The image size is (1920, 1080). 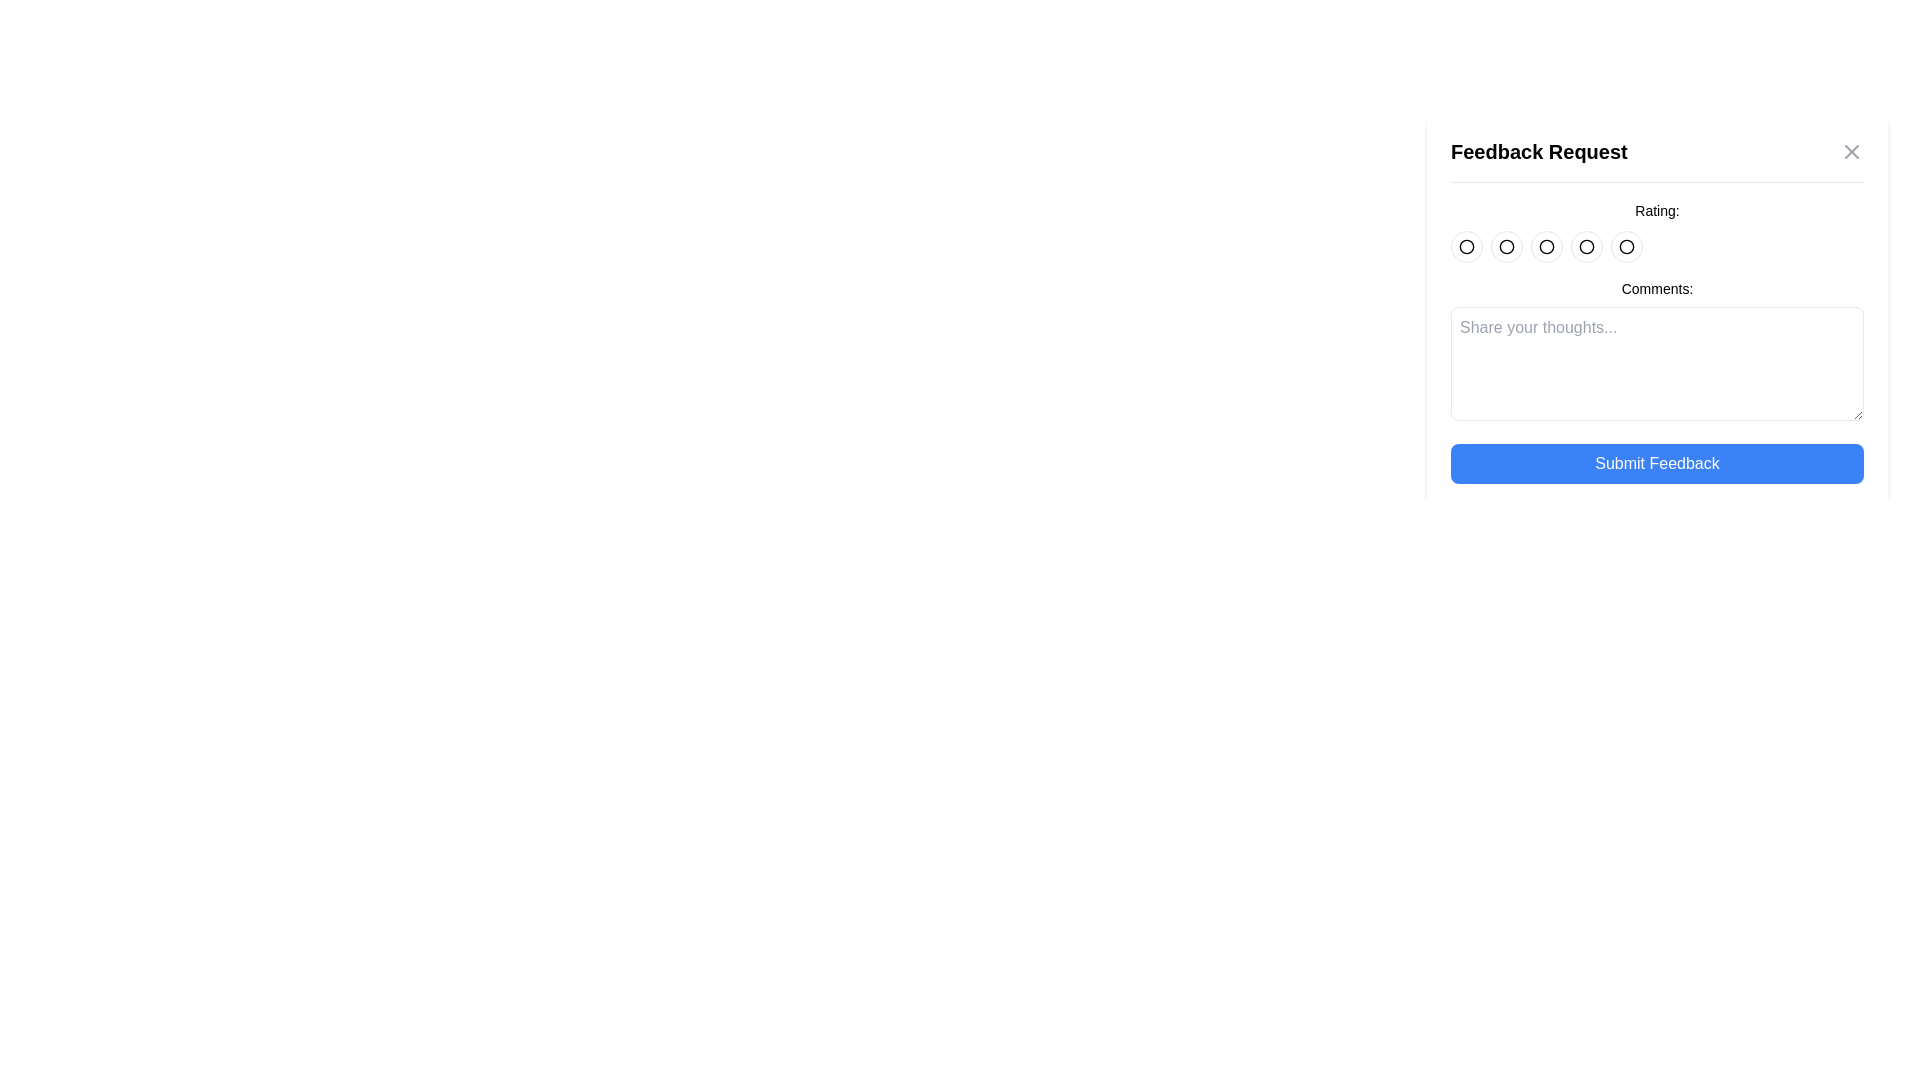 I want to click on 'Rating:' label located in the top-right corner of the feedback request form, above the circle rating buttons, so click(x=1657, y=211).